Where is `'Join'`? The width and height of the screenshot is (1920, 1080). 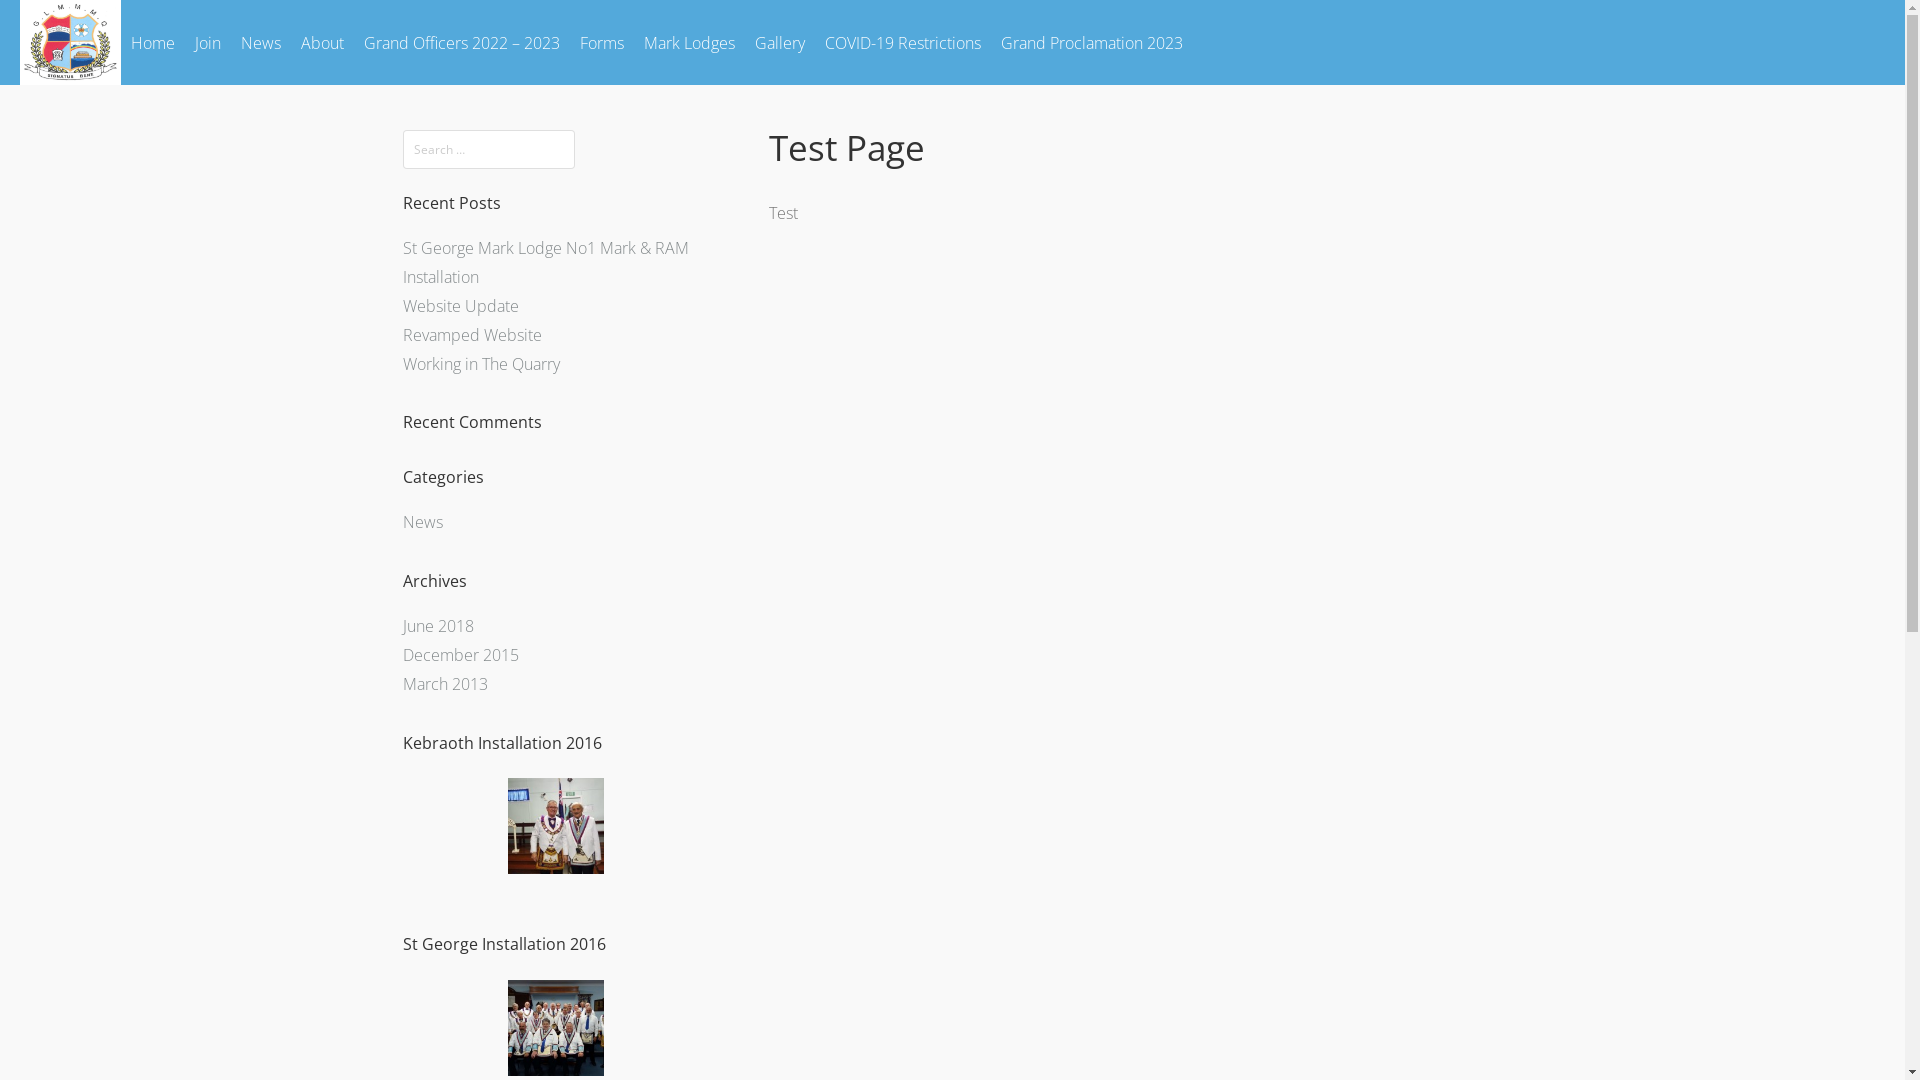 'Join' is located at coordinates (207, 42).